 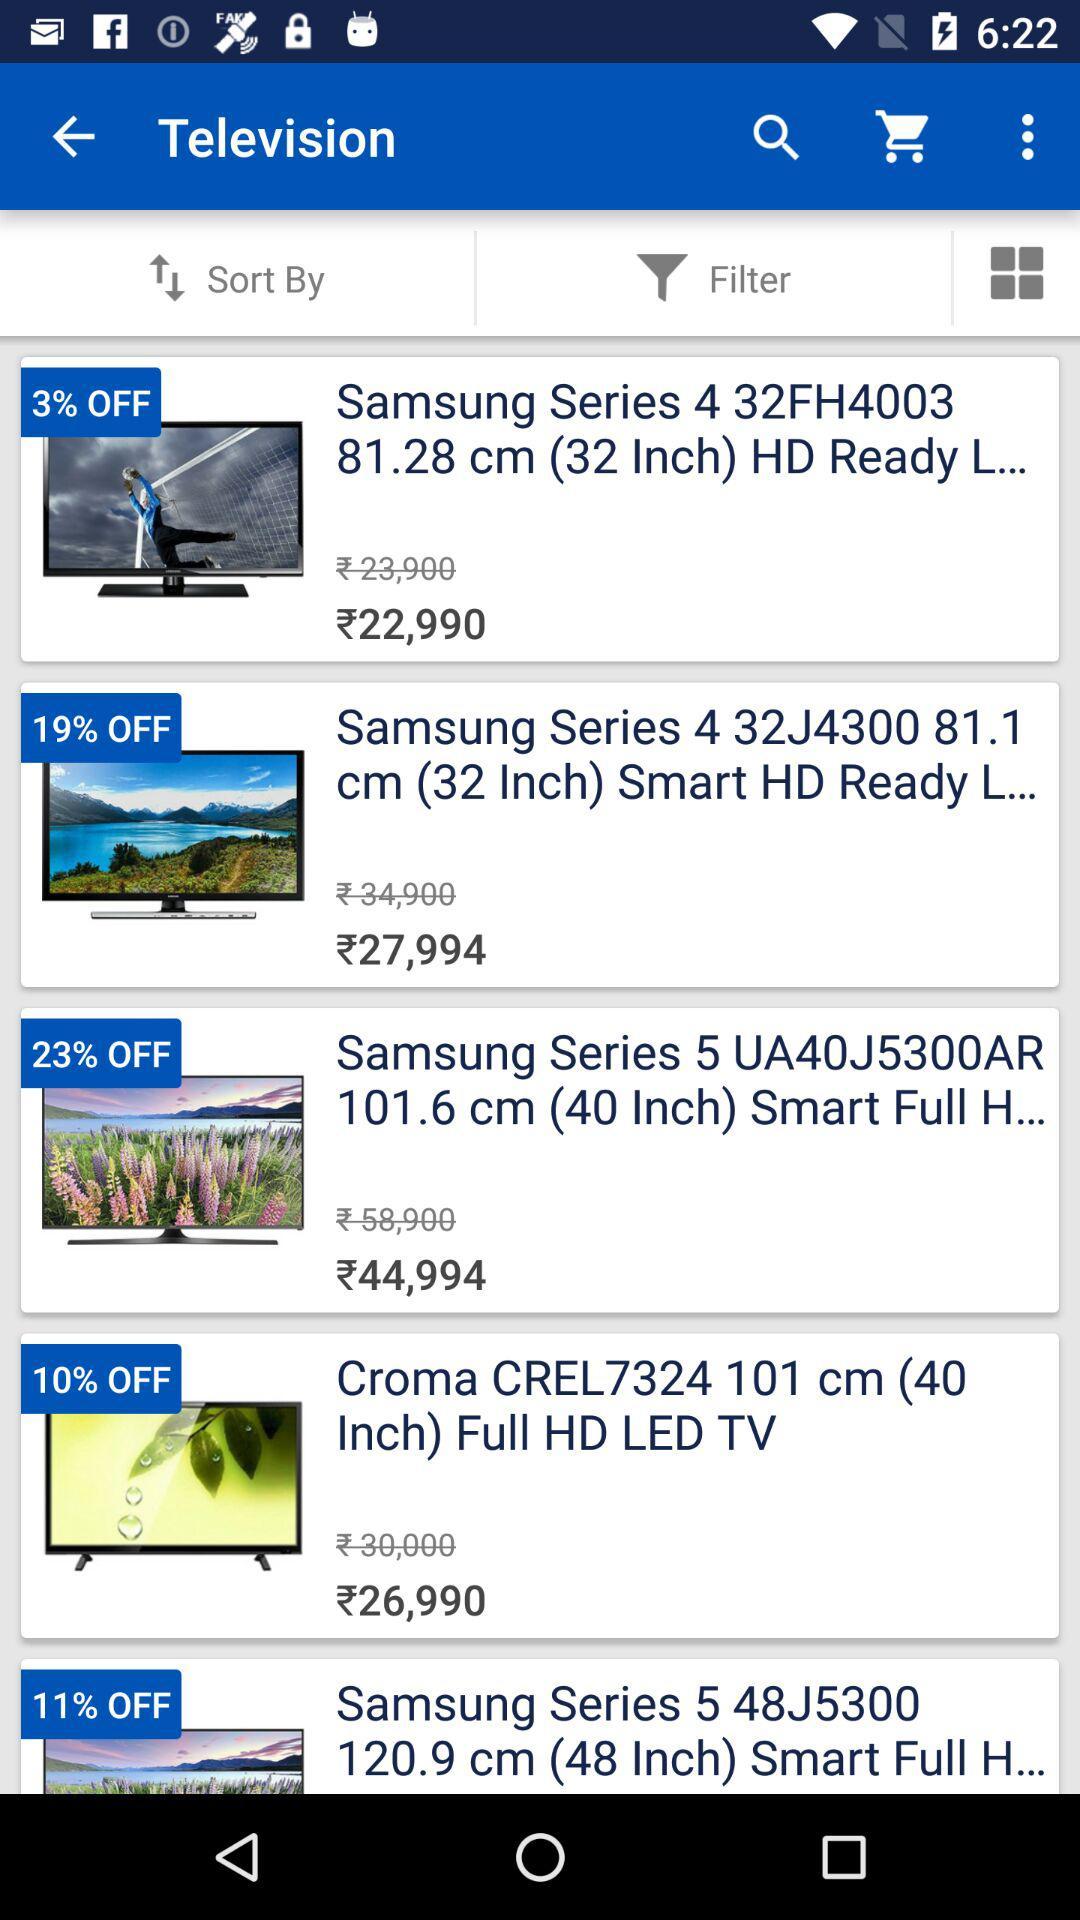 What do you see at coordinates (540, 509) in the screenshot?
I see `the first row` at bounding box center [540, 509].